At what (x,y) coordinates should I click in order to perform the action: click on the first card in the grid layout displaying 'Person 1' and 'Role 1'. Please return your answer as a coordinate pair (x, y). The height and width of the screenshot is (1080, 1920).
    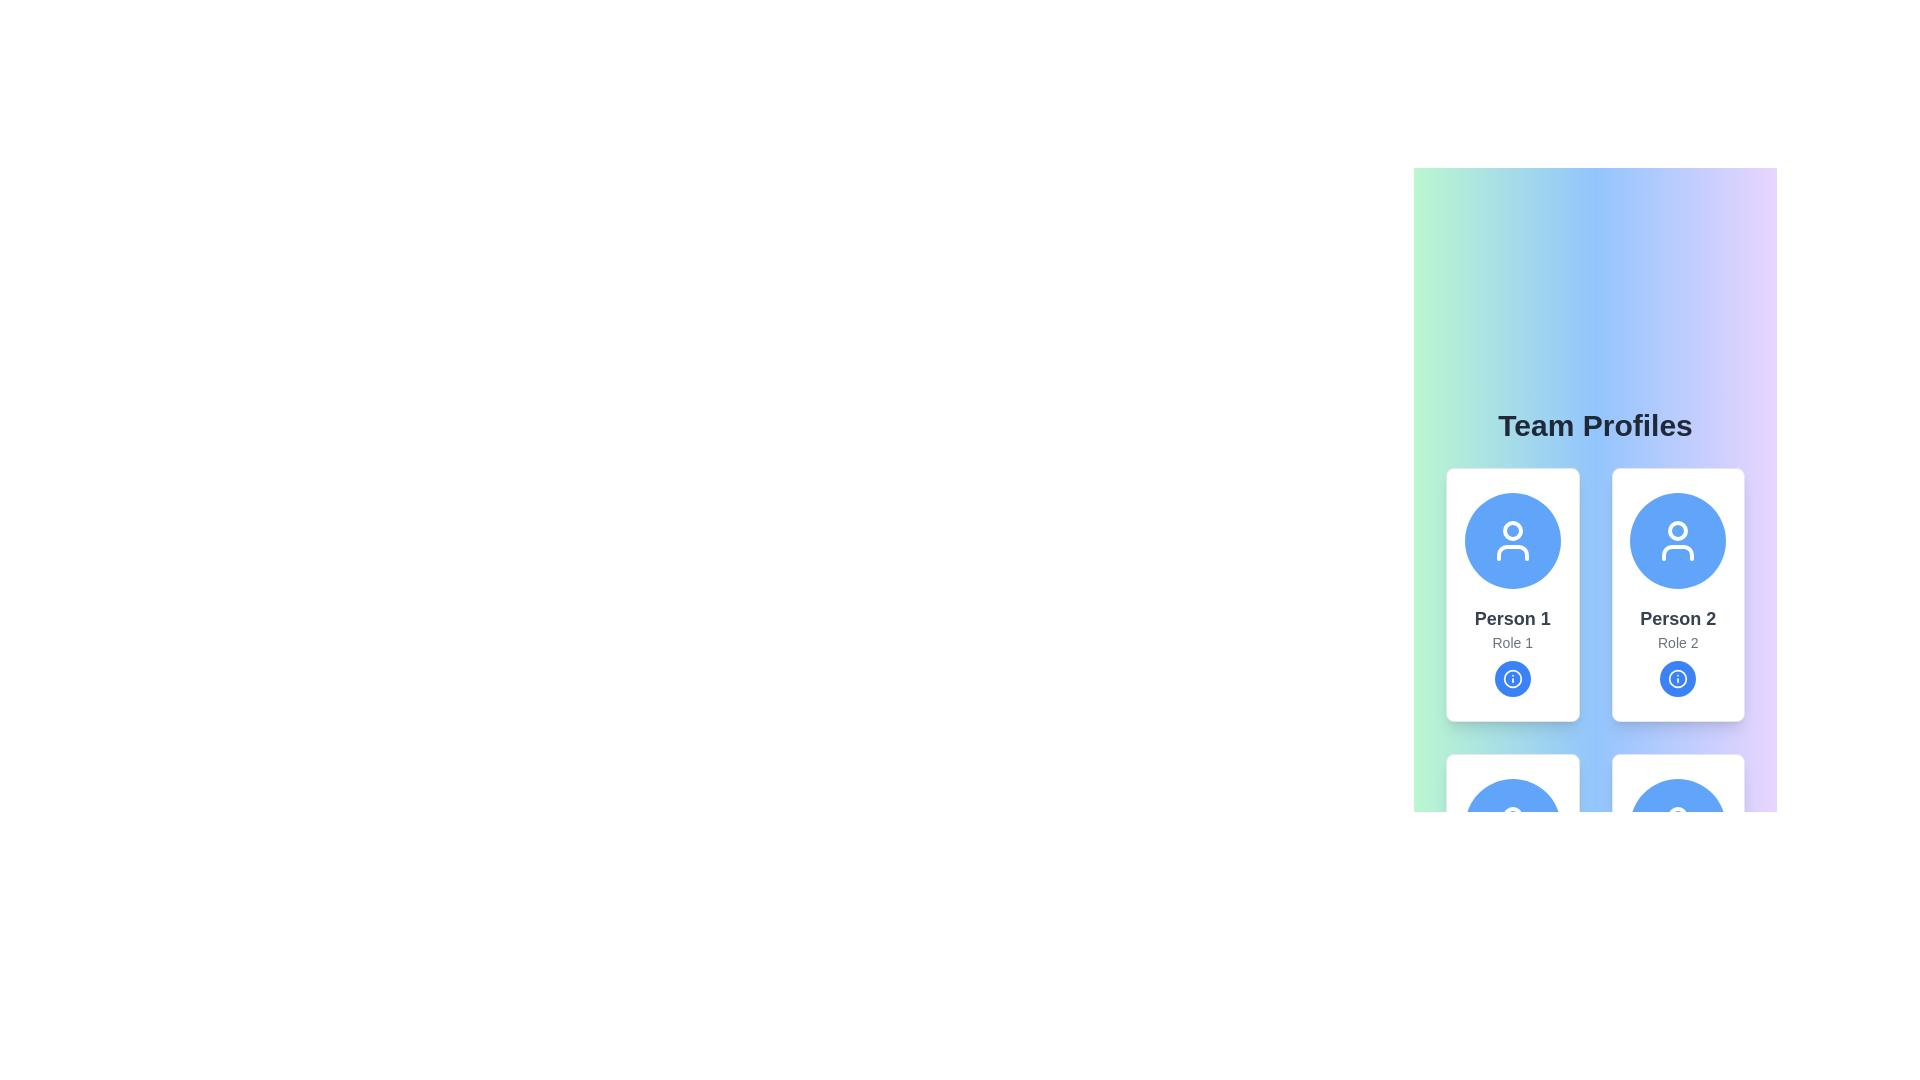
    Looking at the image, I should click on (1512, 593).